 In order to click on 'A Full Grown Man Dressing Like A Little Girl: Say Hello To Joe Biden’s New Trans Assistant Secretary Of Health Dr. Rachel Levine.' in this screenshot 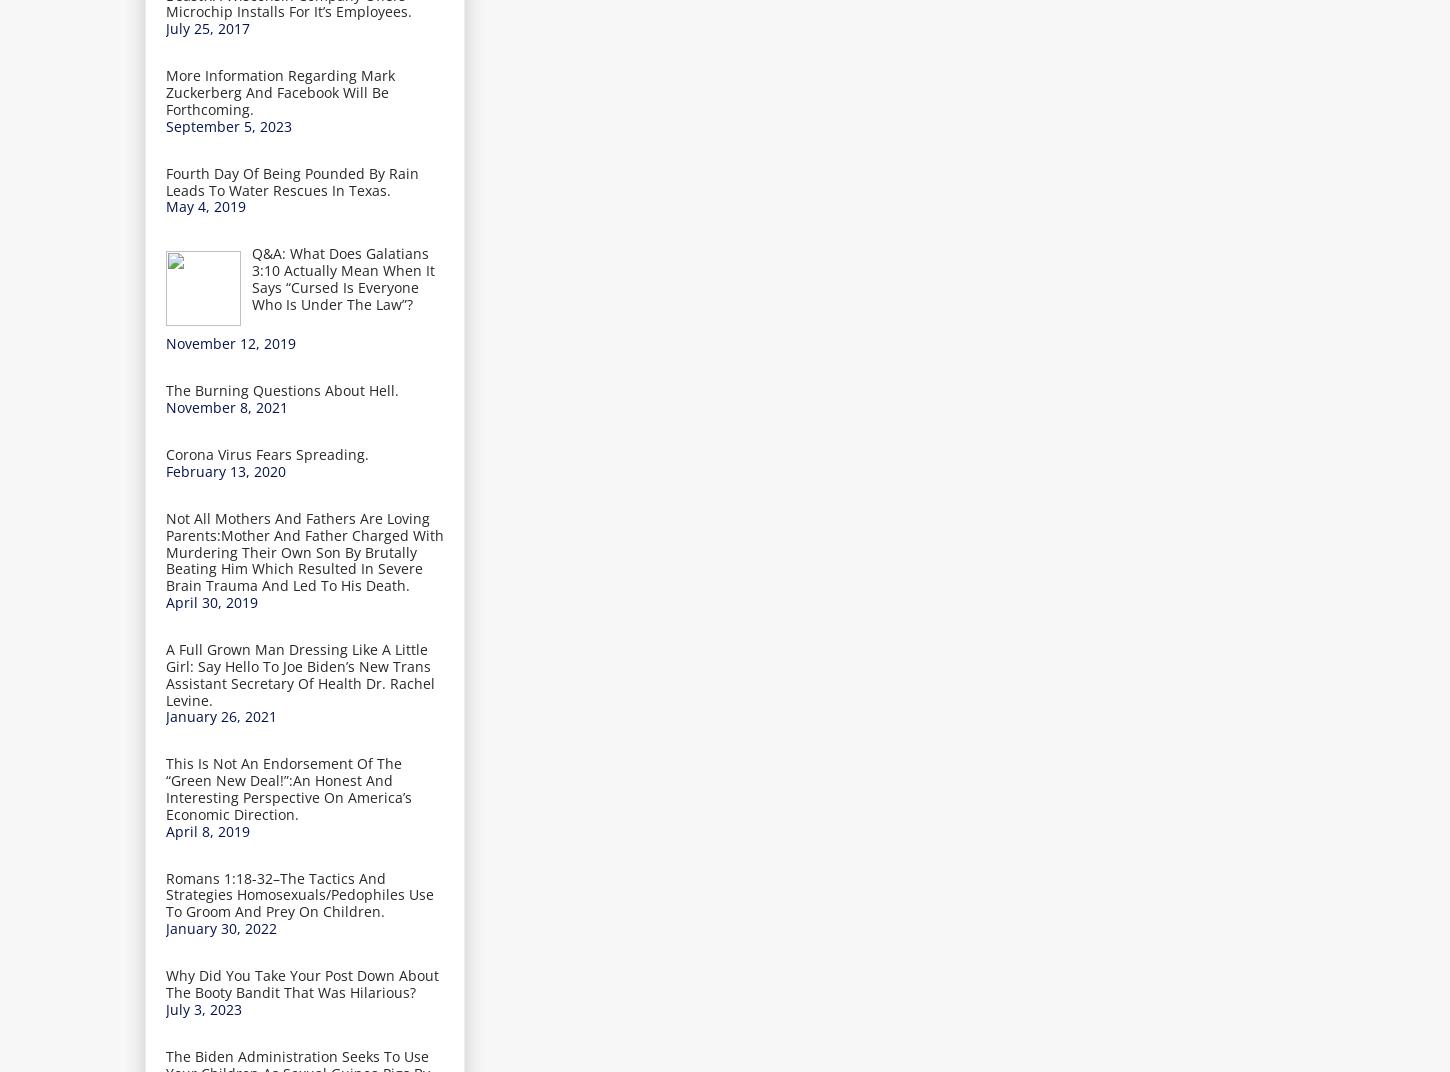, I will do `click(165, 673)`.